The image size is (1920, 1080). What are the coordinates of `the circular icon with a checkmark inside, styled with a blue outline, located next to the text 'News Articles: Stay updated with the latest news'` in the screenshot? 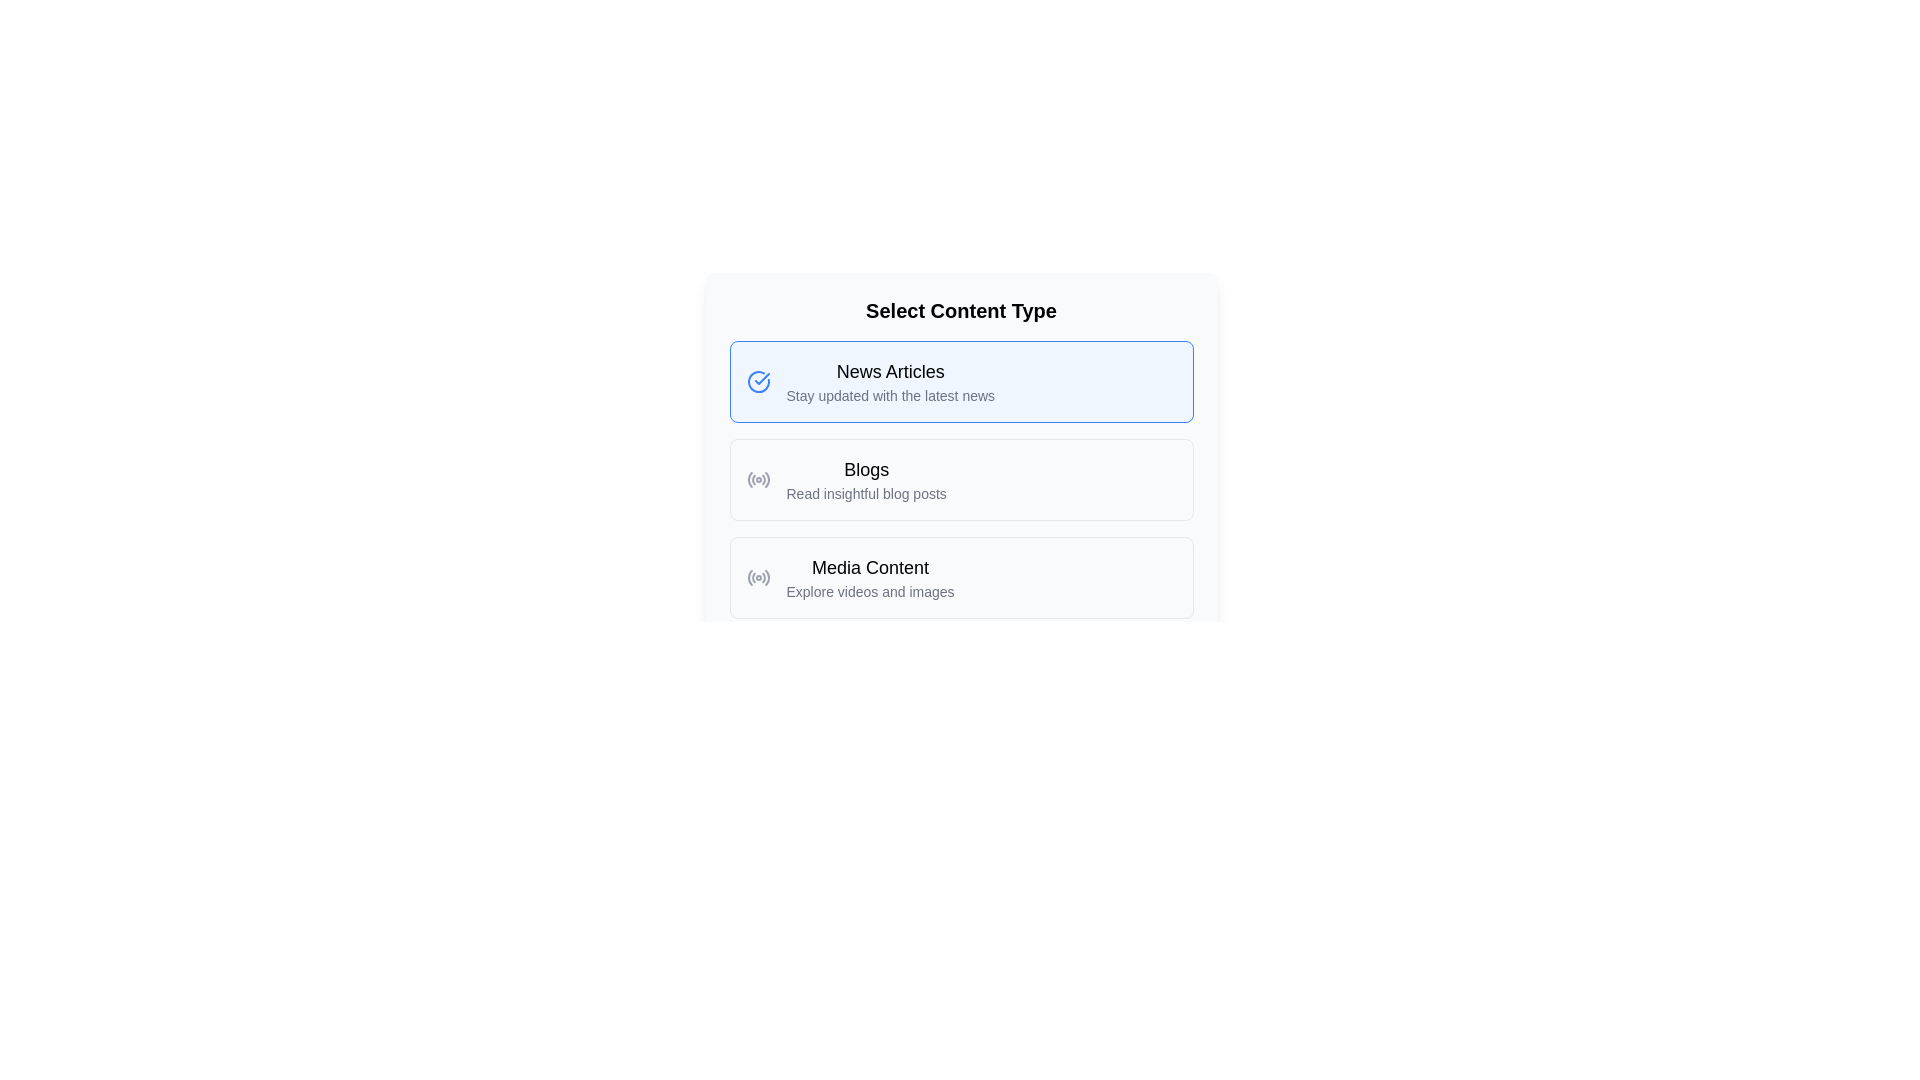 It's located at (757, 381).